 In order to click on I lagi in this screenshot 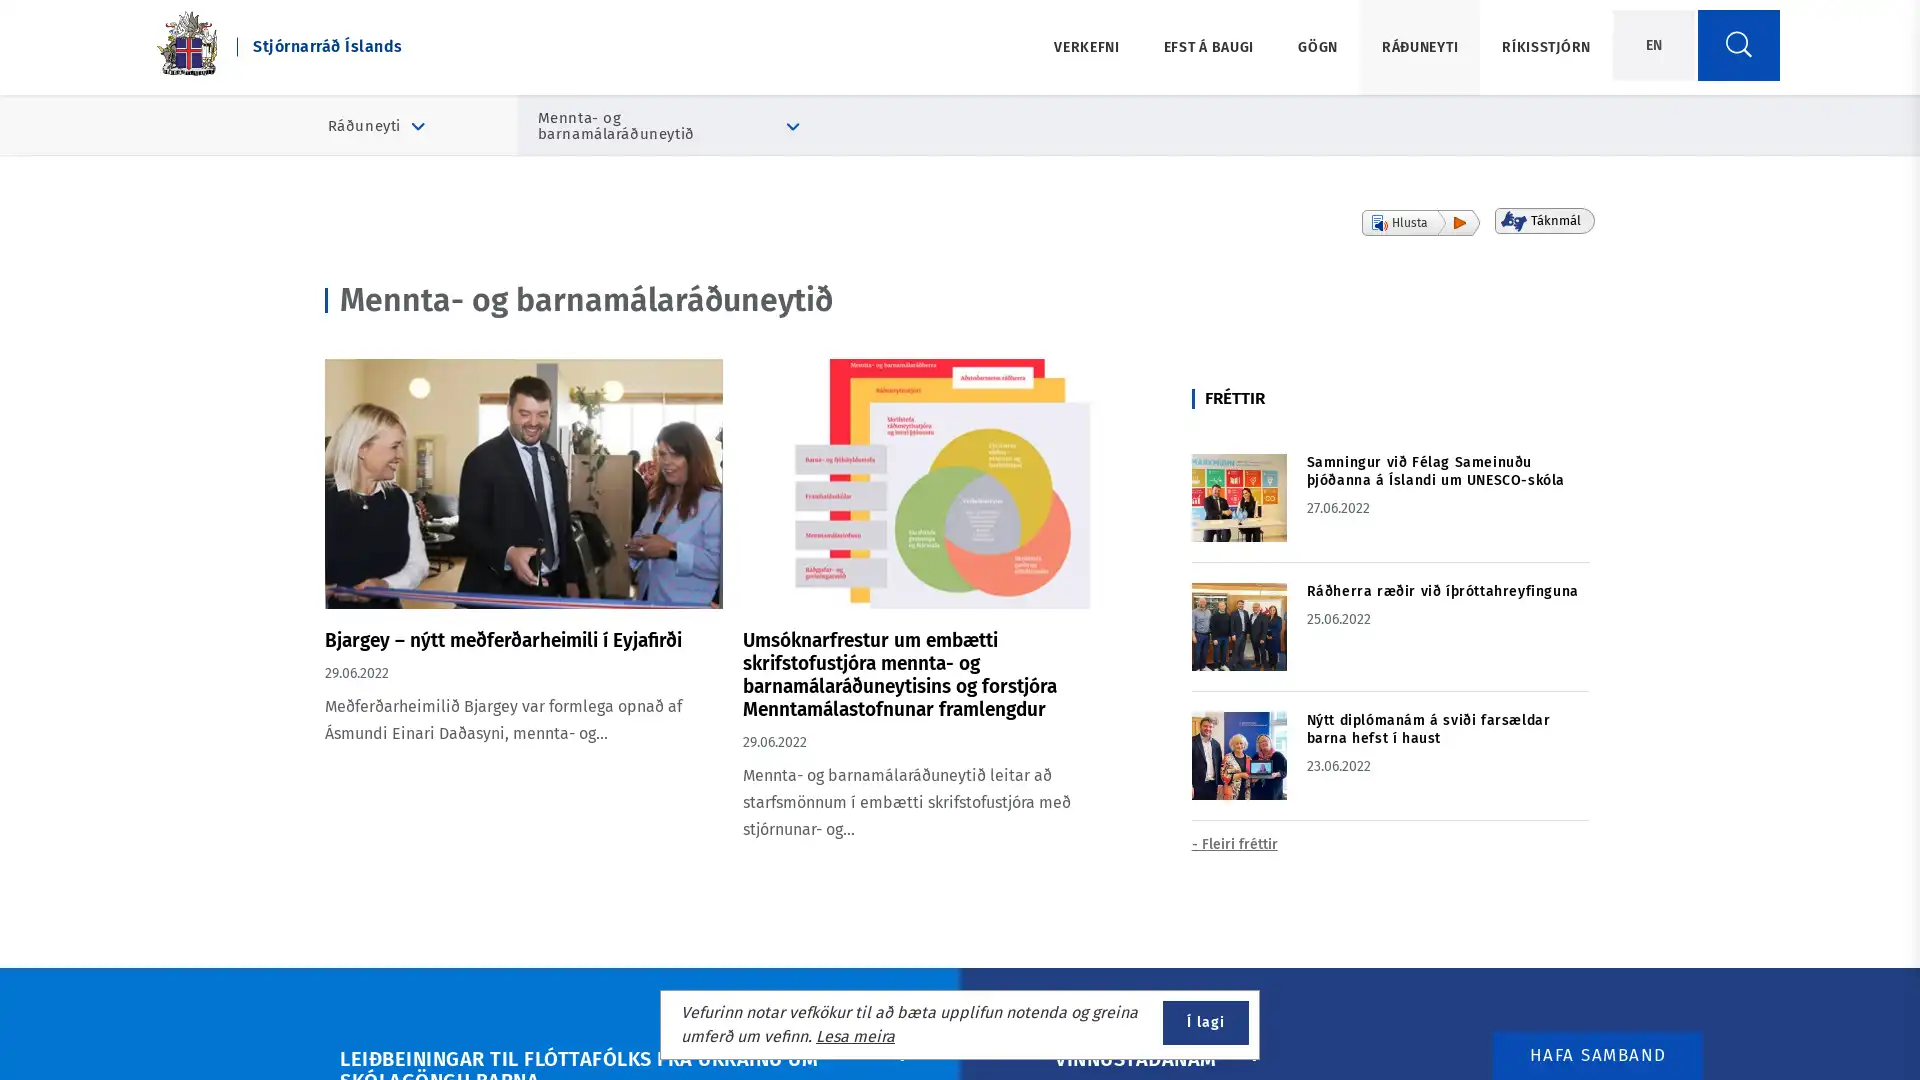, I will do `click(1204, 1022)`.